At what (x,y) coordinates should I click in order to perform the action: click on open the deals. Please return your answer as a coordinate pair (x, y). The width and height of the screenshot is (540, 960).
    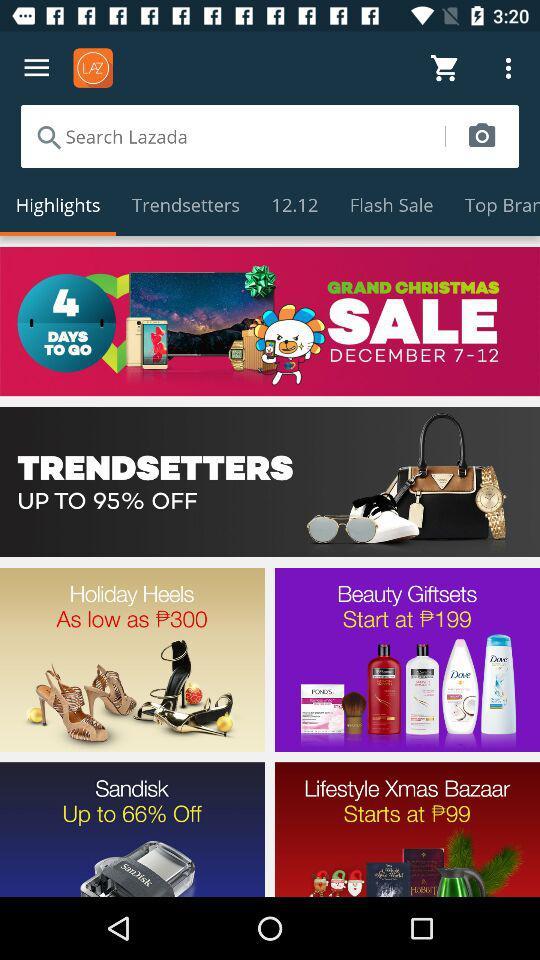
    Looking at the image, I should click on (270, 481).